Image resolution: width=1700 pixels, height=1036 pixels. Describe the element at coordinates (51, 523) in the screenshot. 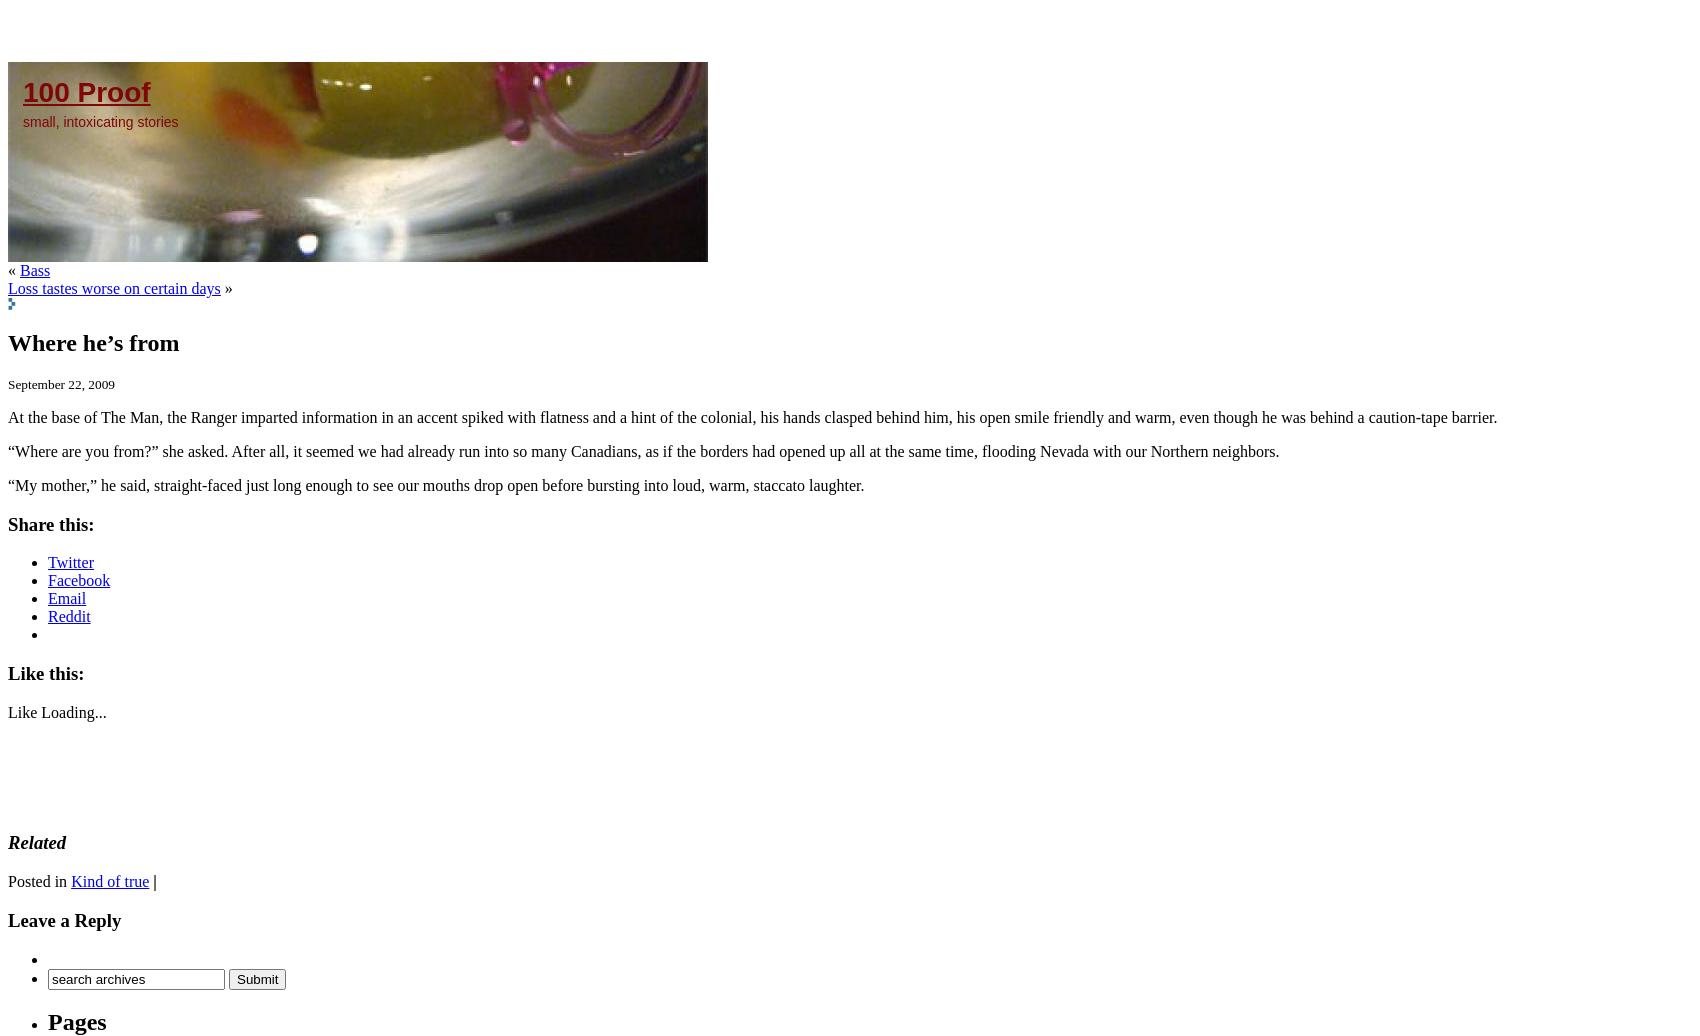

I see `'Share this:'` at that location.